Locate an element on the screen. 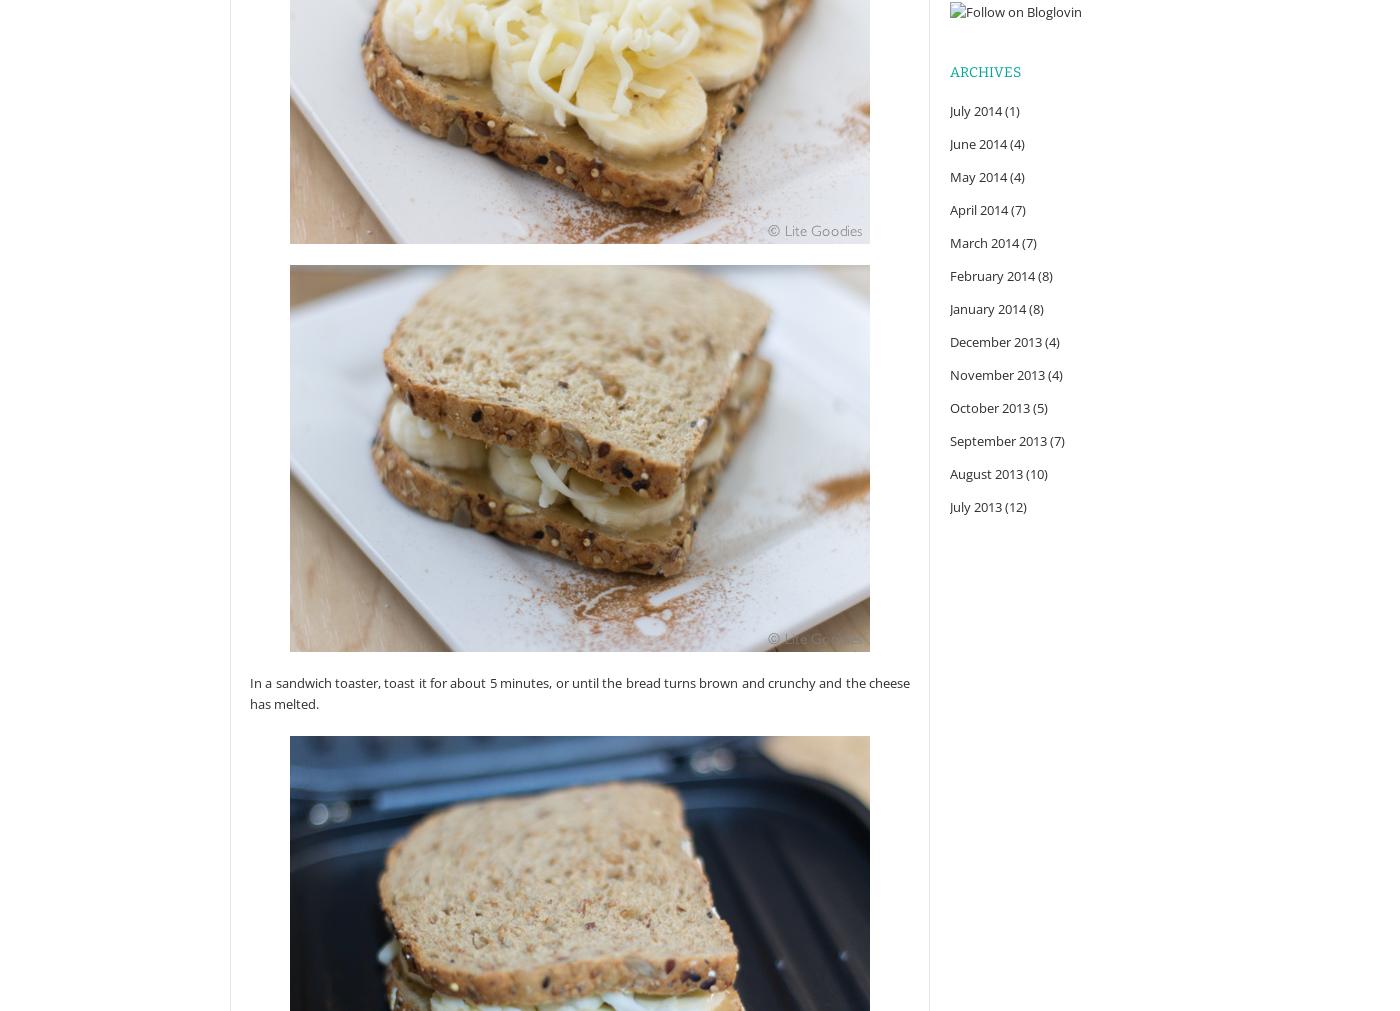 The width and height of the screenshot is (1400, 1011). 'February 2014' is located at coordinates (991, 276).